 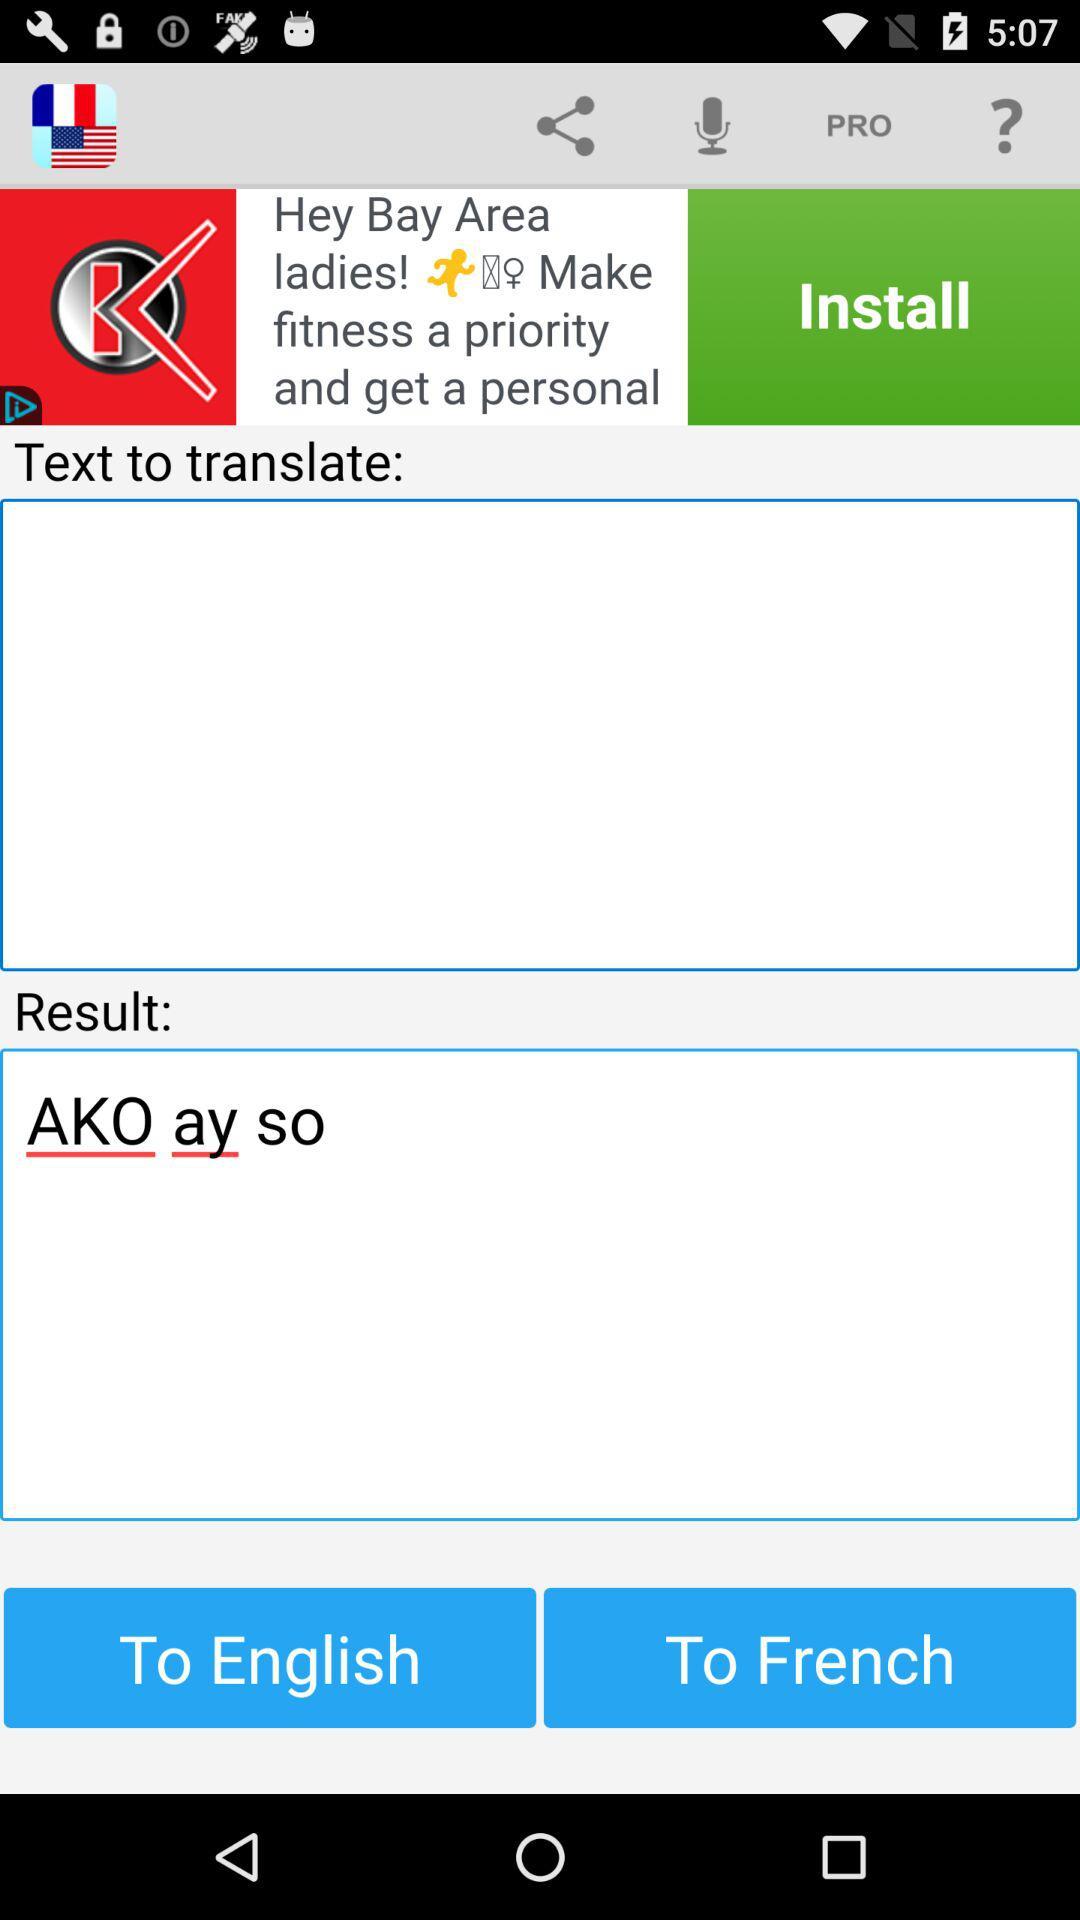 What do you see at coordinates (270, 1657) in the screenshot?
I see `the button beside to french` at bounding box center [270, 1657].